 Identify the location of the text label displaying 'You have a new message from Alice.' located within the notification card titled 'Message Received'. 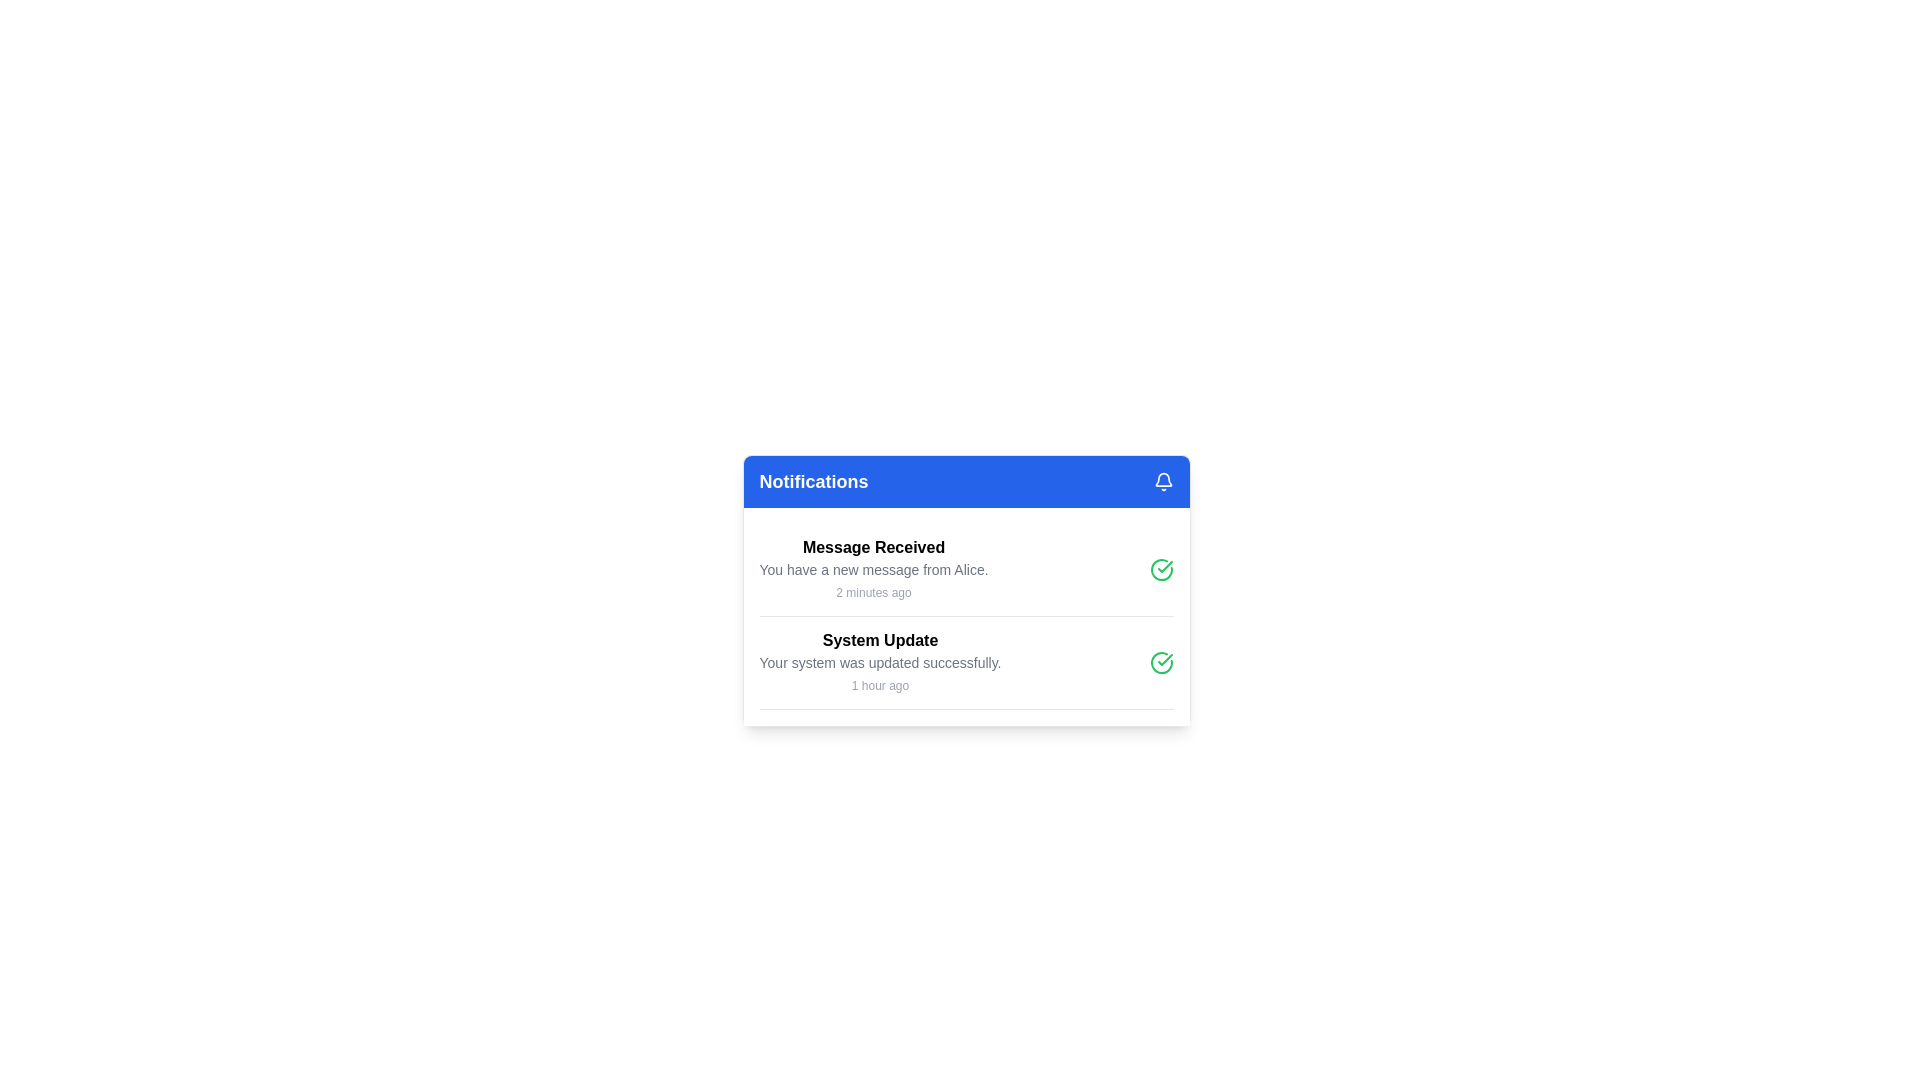
(873, 570).